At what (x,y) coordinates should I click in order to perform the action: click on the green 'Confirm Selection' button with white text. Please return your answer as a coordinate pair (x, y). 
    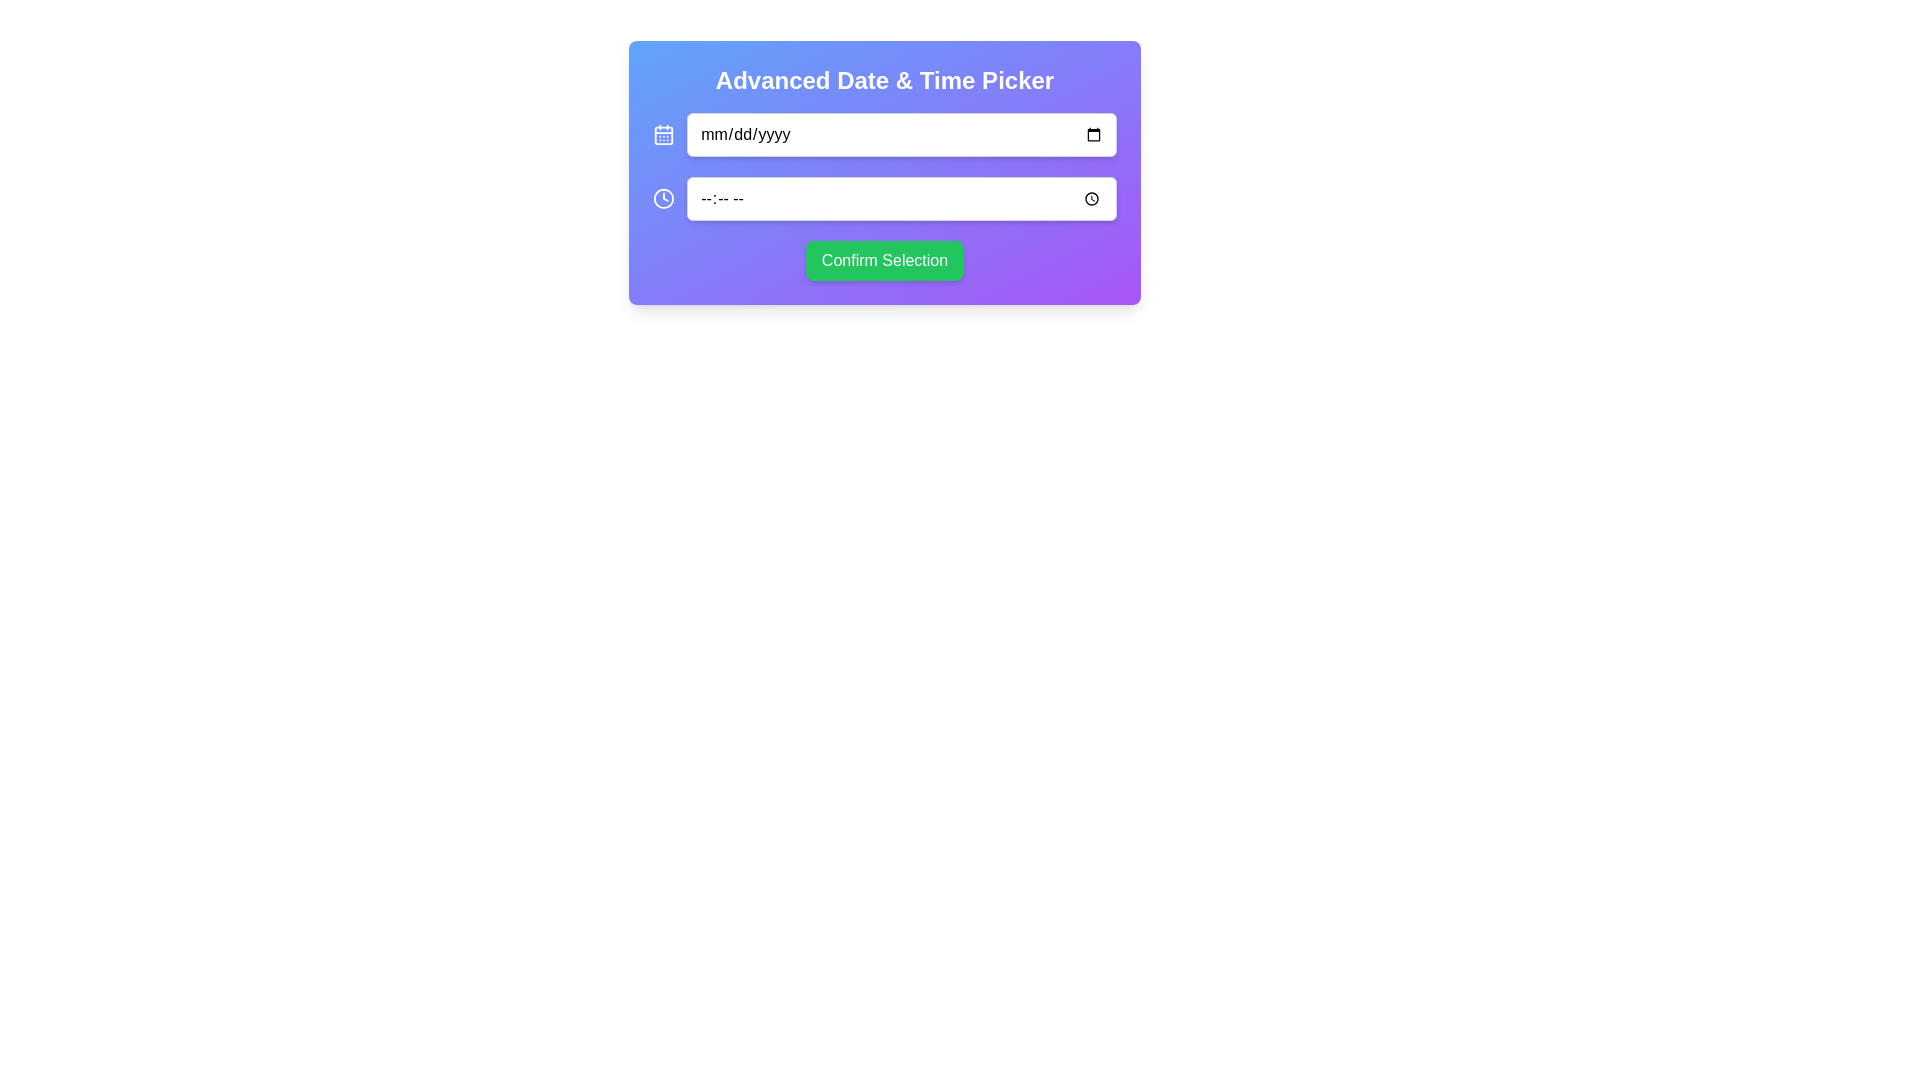
    Looking at the image, I should click on (883, 260).